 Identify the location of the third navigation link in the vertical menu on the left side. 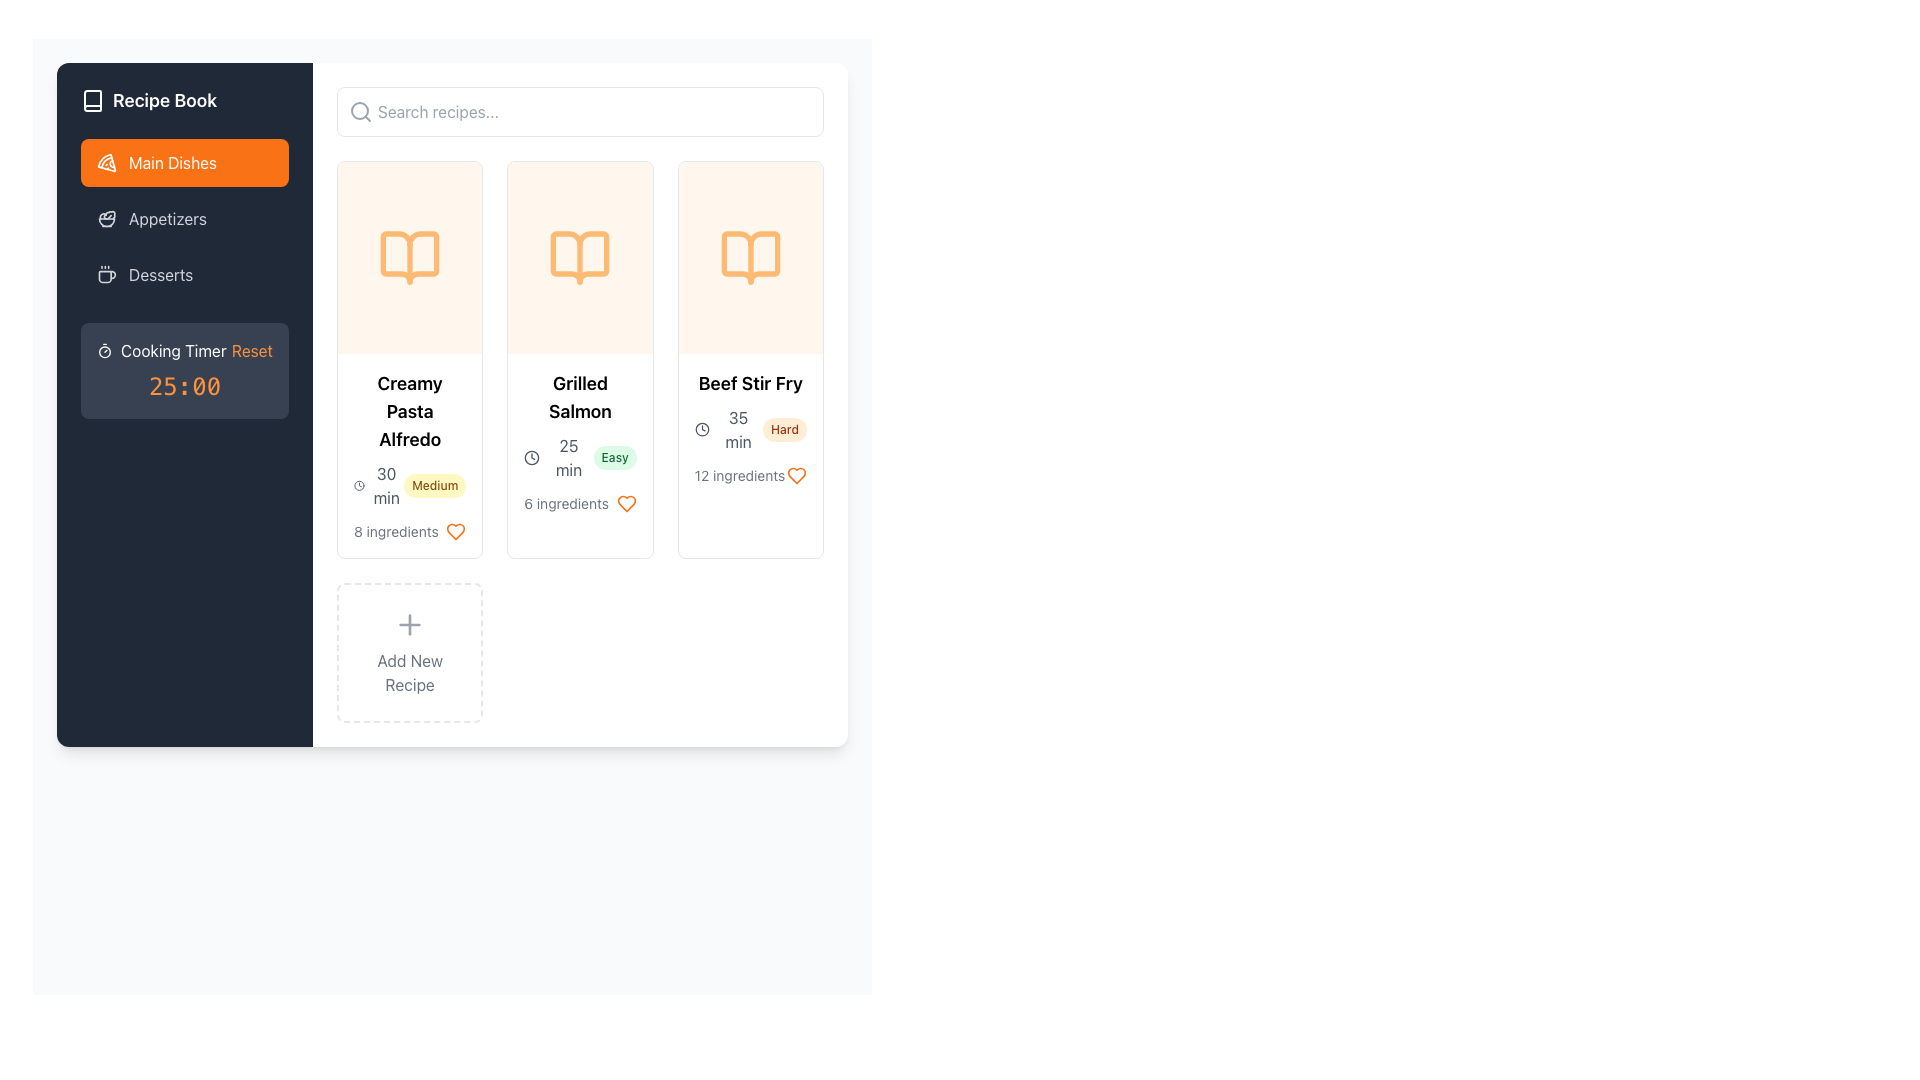
(185, 274).